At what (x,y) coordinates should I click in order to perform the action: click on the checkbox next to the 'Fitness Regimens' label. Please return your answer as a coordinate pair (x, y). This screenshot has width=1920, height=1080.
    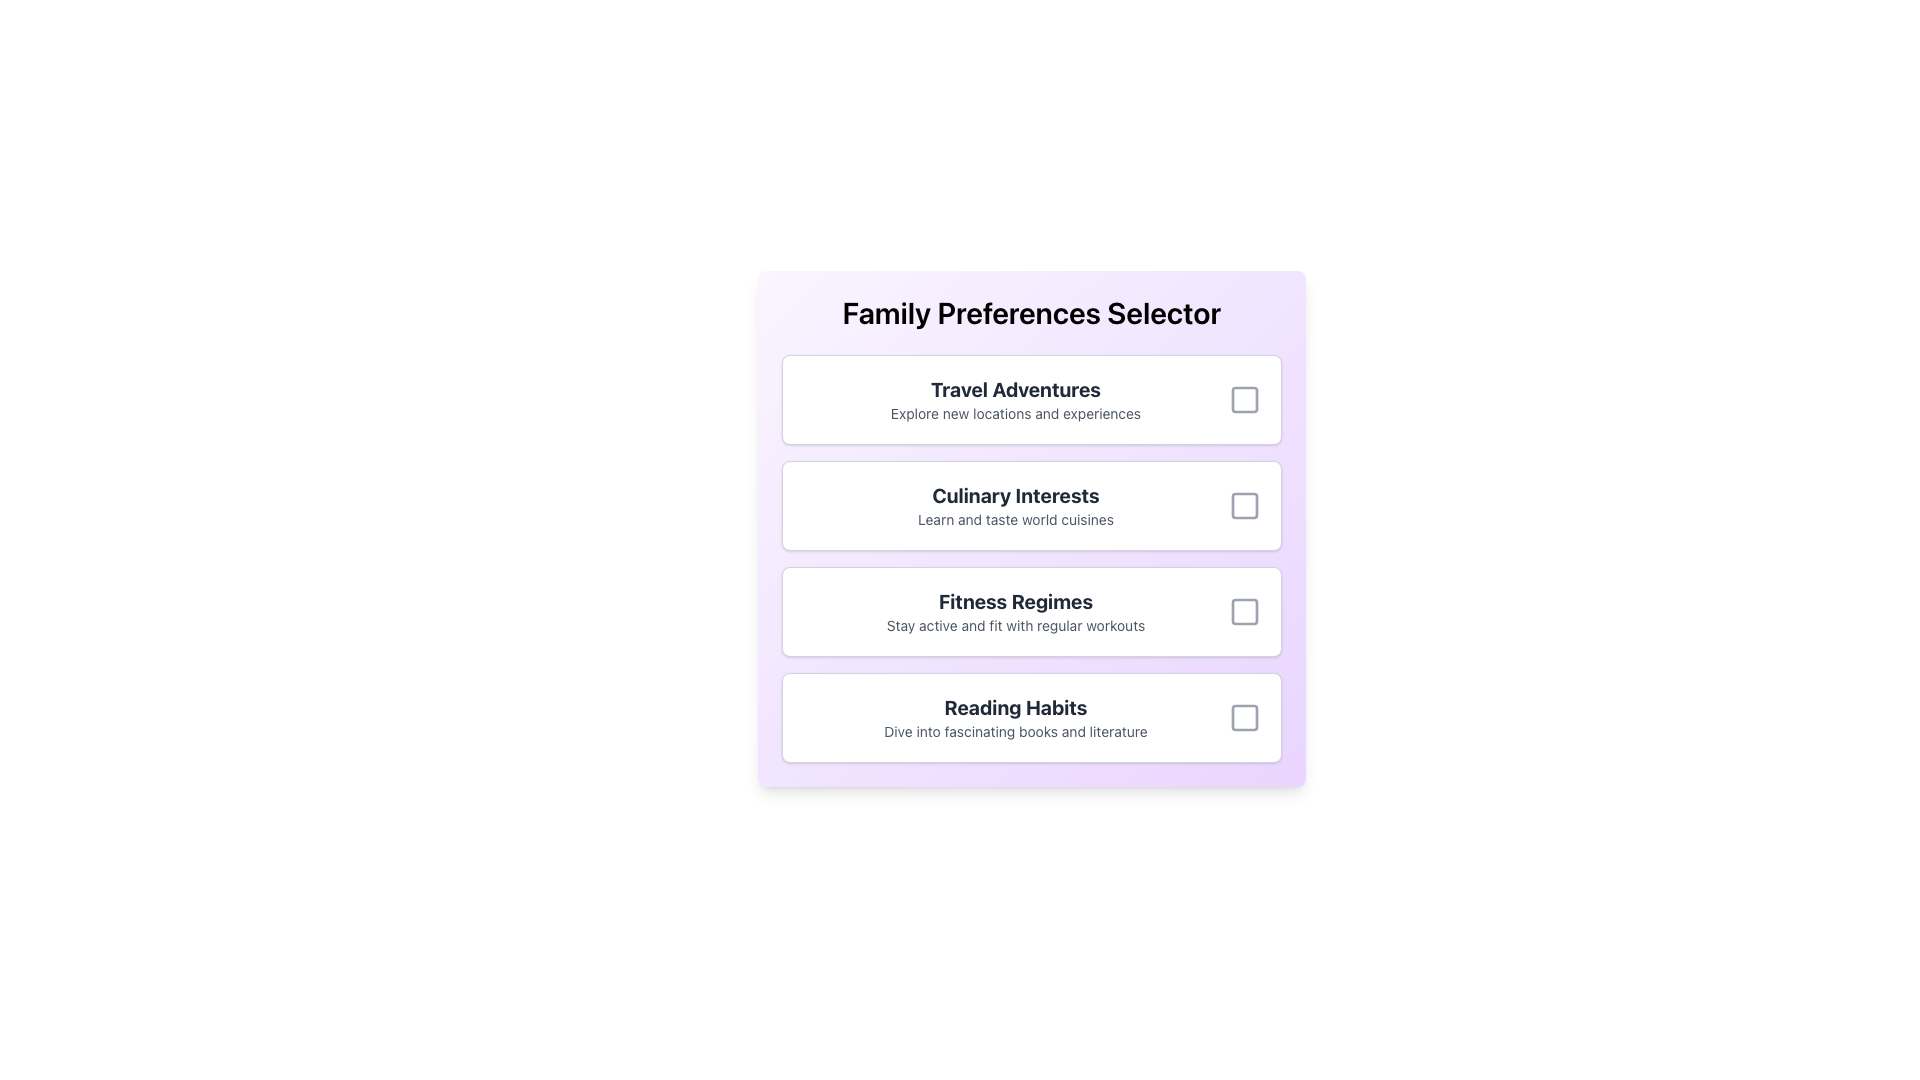
    Looking at the image, I should click on (1243, 611).